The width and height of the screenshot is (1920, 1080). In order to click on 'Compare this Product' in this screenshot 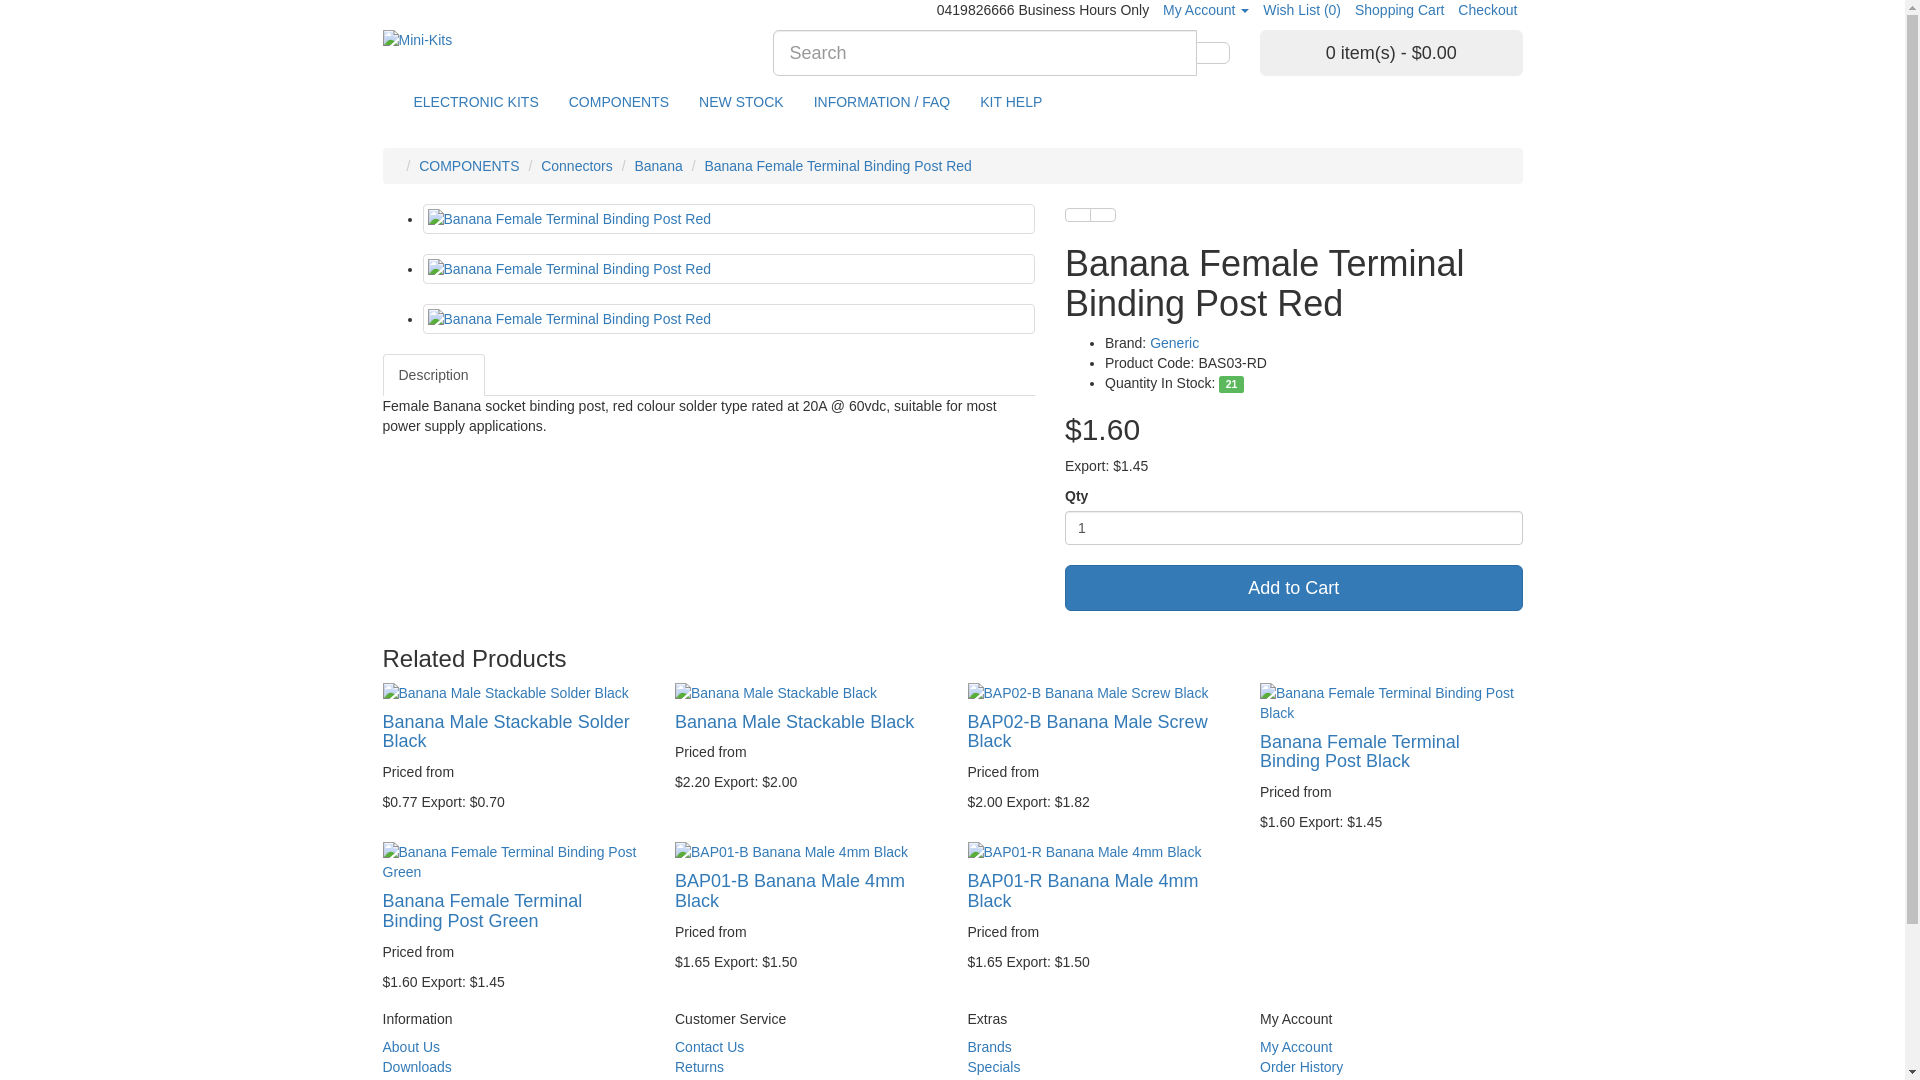, I will do `click(1088, 215)`.